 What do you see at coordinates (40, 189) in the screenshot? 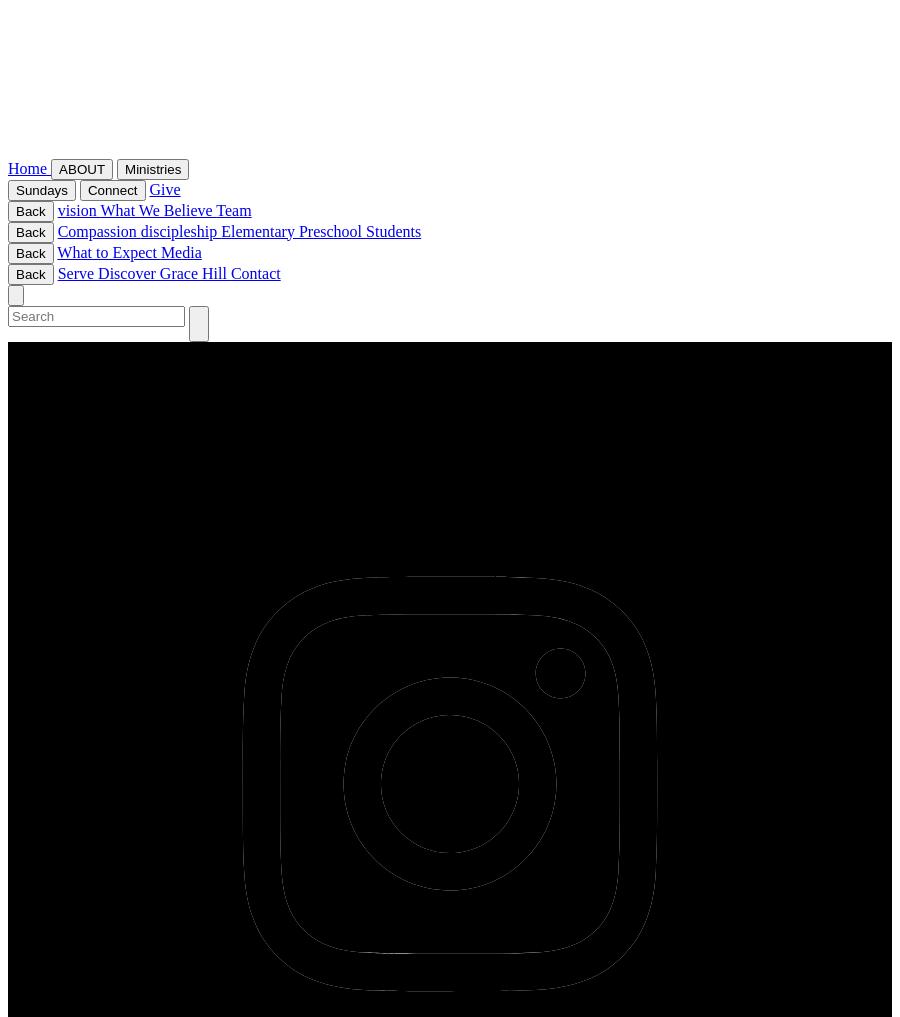
I see `'Sundays'` at bounding box center [40, 189].